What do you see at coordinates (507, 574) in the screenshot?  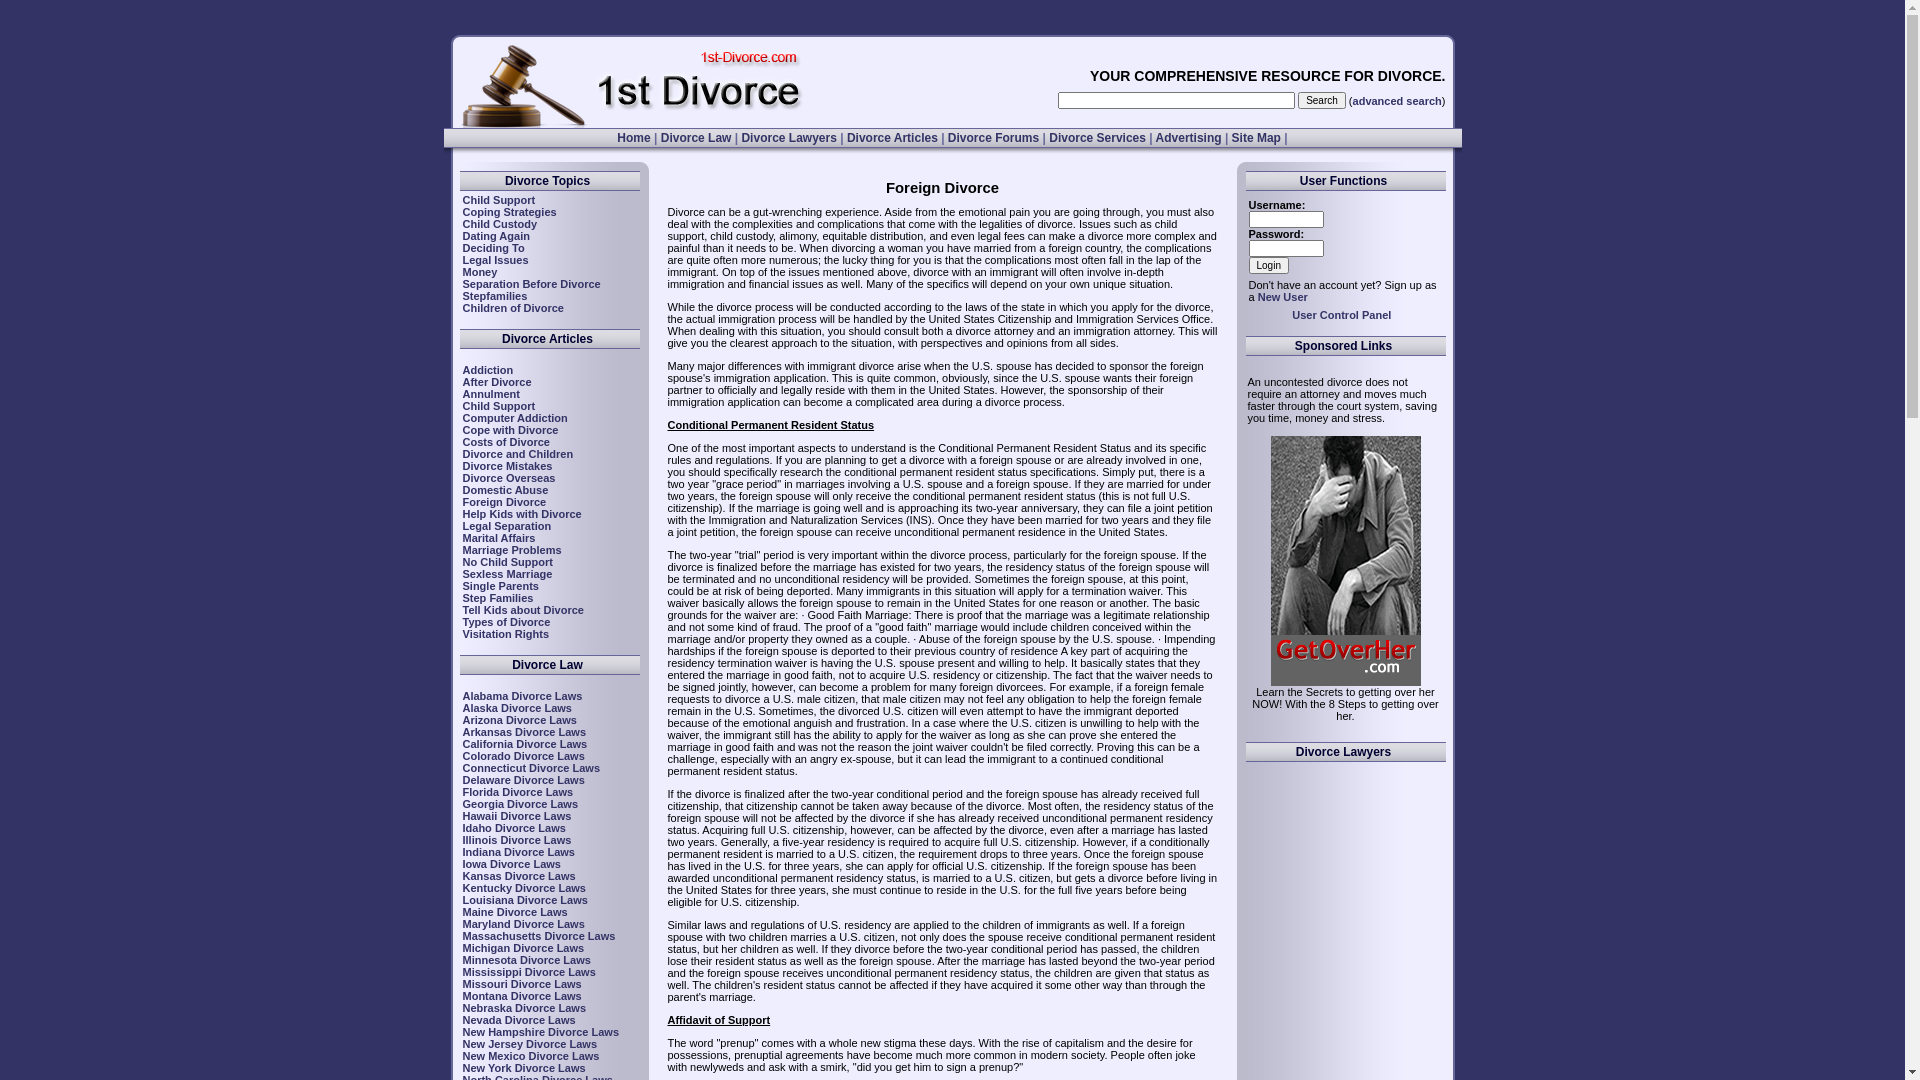 I see `'Sexless Marriage'` at bounding box center [507, 574].